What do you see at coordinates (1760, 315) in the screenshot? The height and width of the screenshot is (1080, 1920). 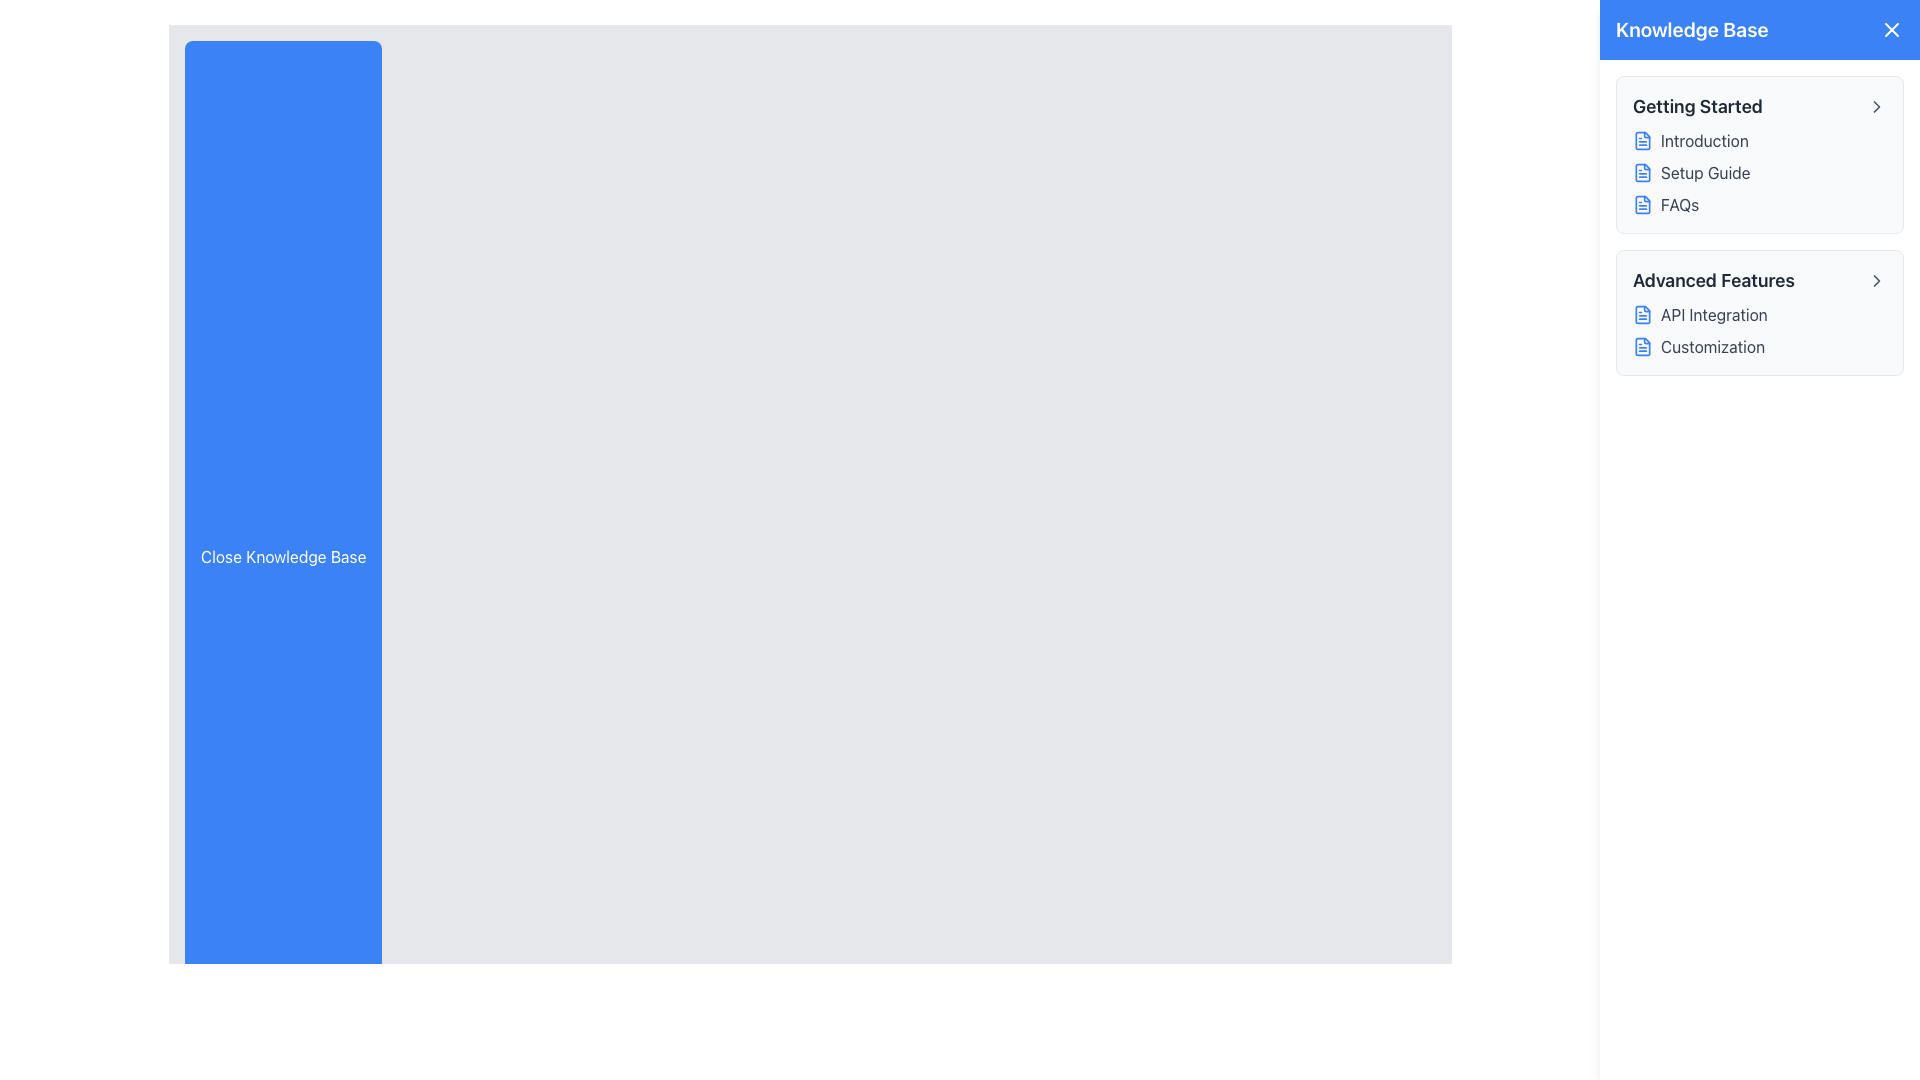 I see `the clickable label with an icon in the 'Advanced Features' section of the Knowledge Base panel` at bounding box center [1760, 315].